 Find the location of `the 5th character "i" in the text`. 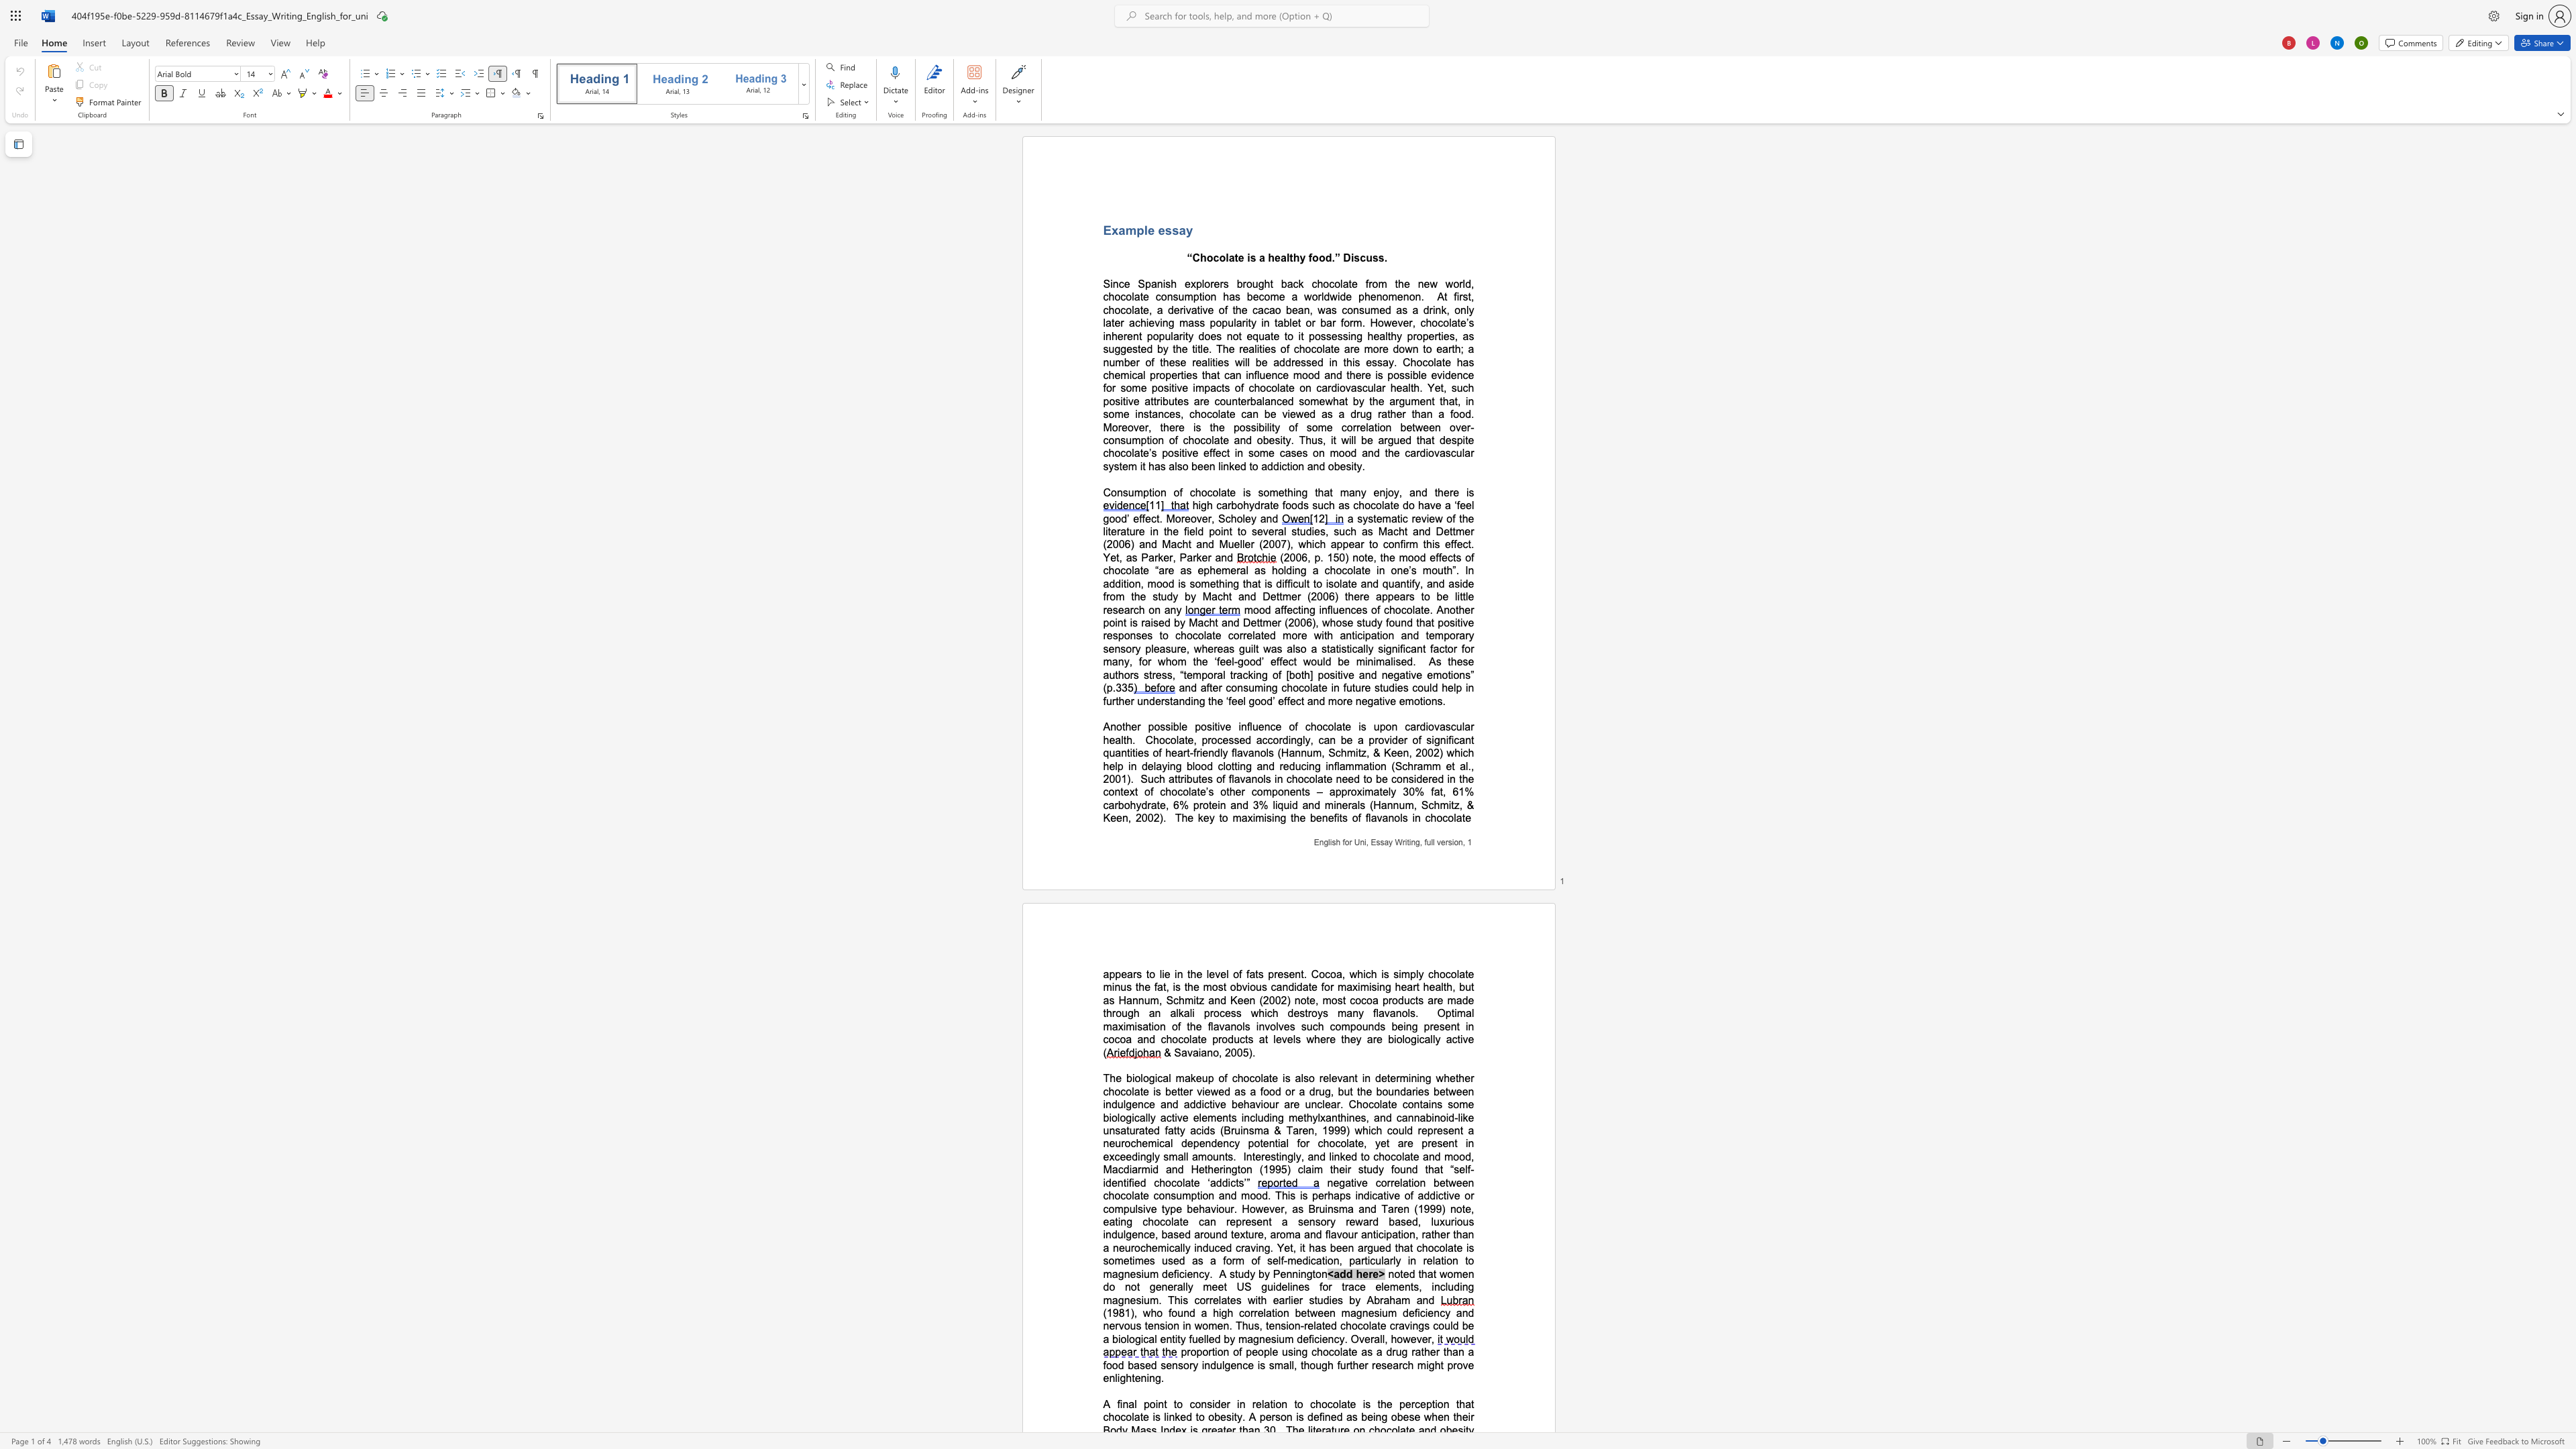

the 5th character "i" in the text is located at coordinates (1352, 466).